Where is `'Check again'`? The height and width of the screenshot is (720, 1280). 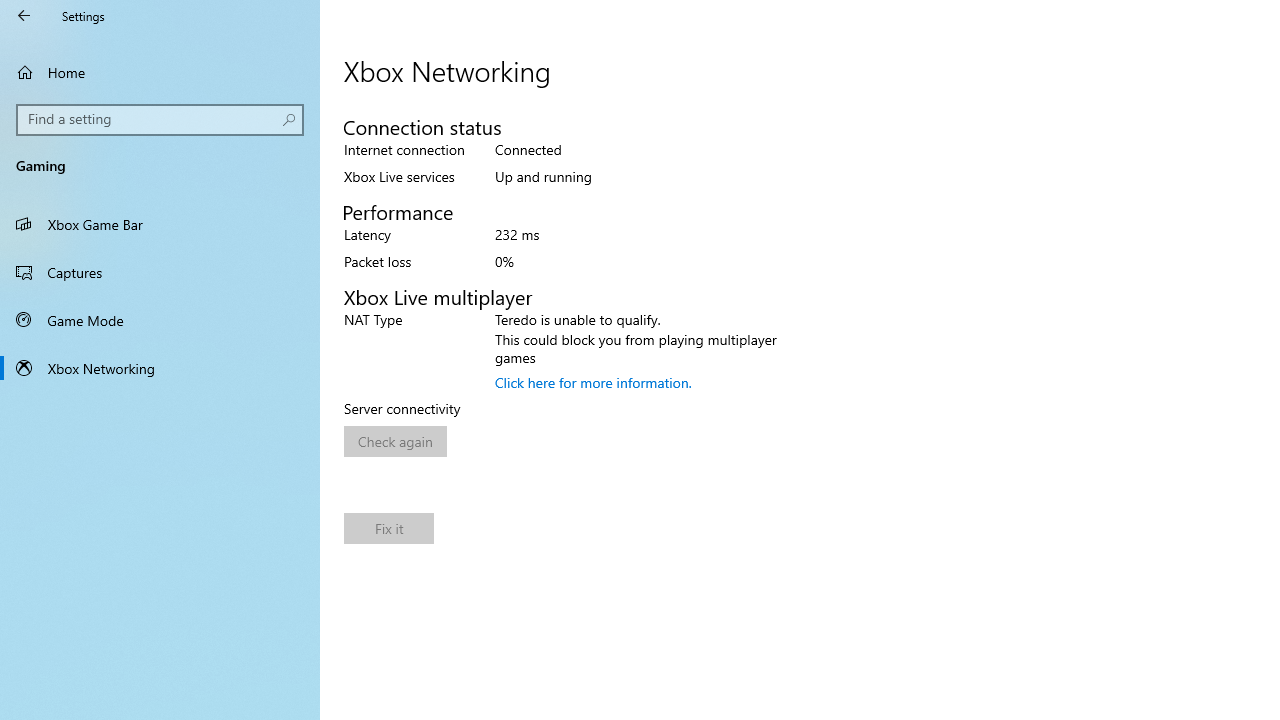 'Check again' is located at coordinates (395, 440).